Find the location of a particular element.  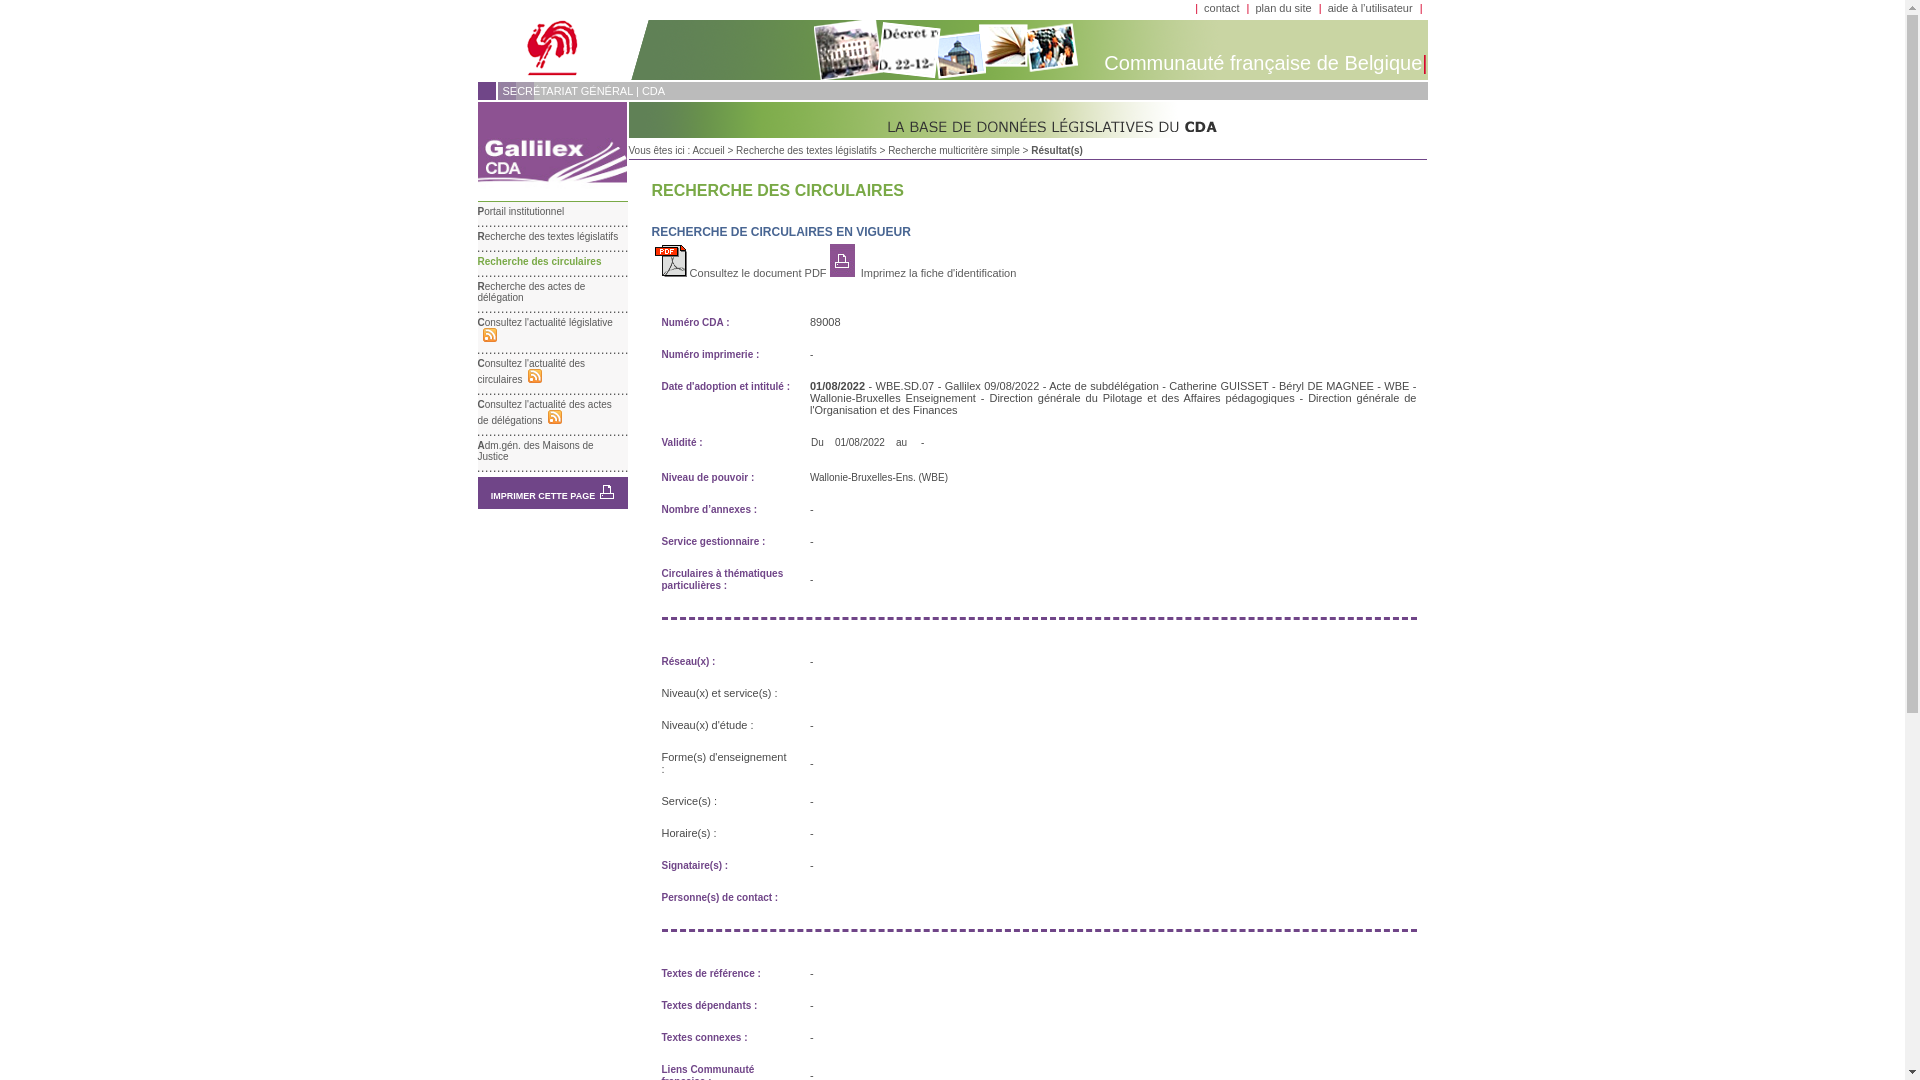

'Imprimer' is located at coordinates (605, 492).